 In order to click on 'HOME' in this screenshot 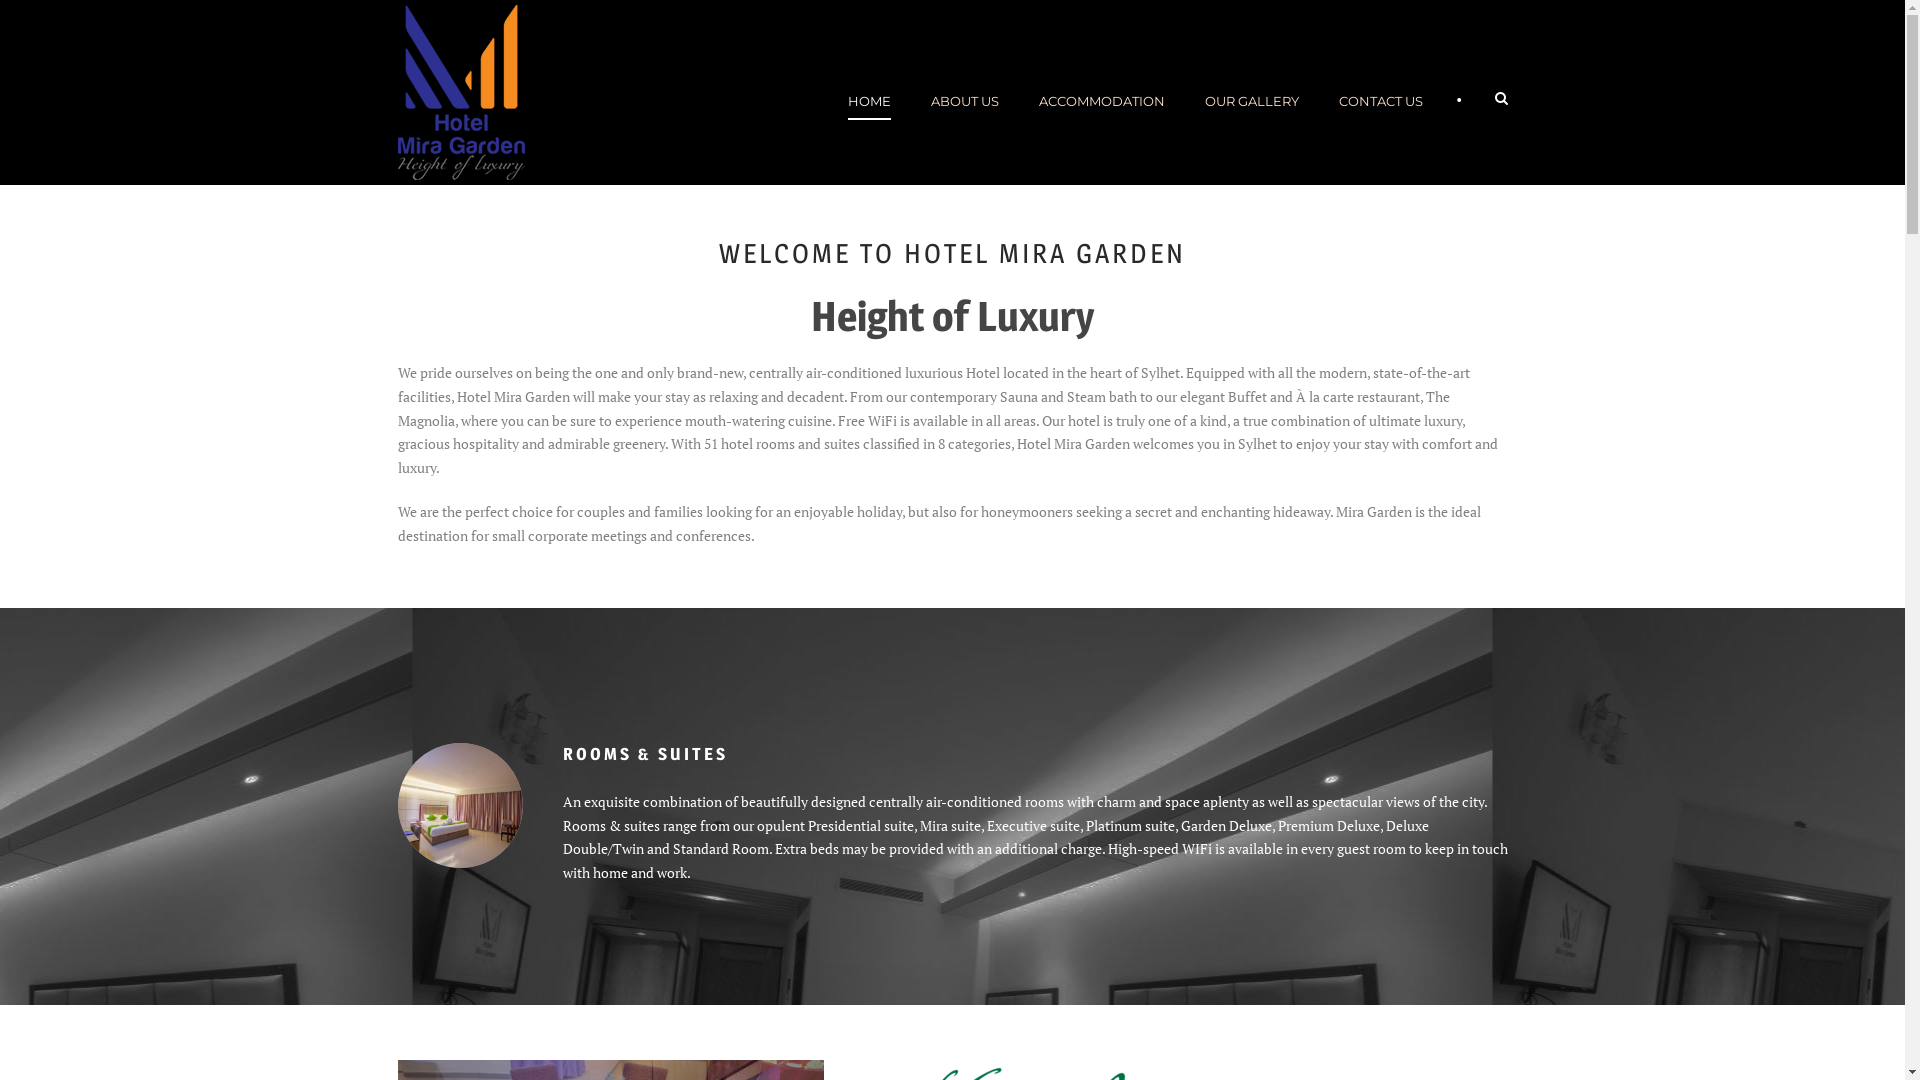, I will do `click(879, 123)`.